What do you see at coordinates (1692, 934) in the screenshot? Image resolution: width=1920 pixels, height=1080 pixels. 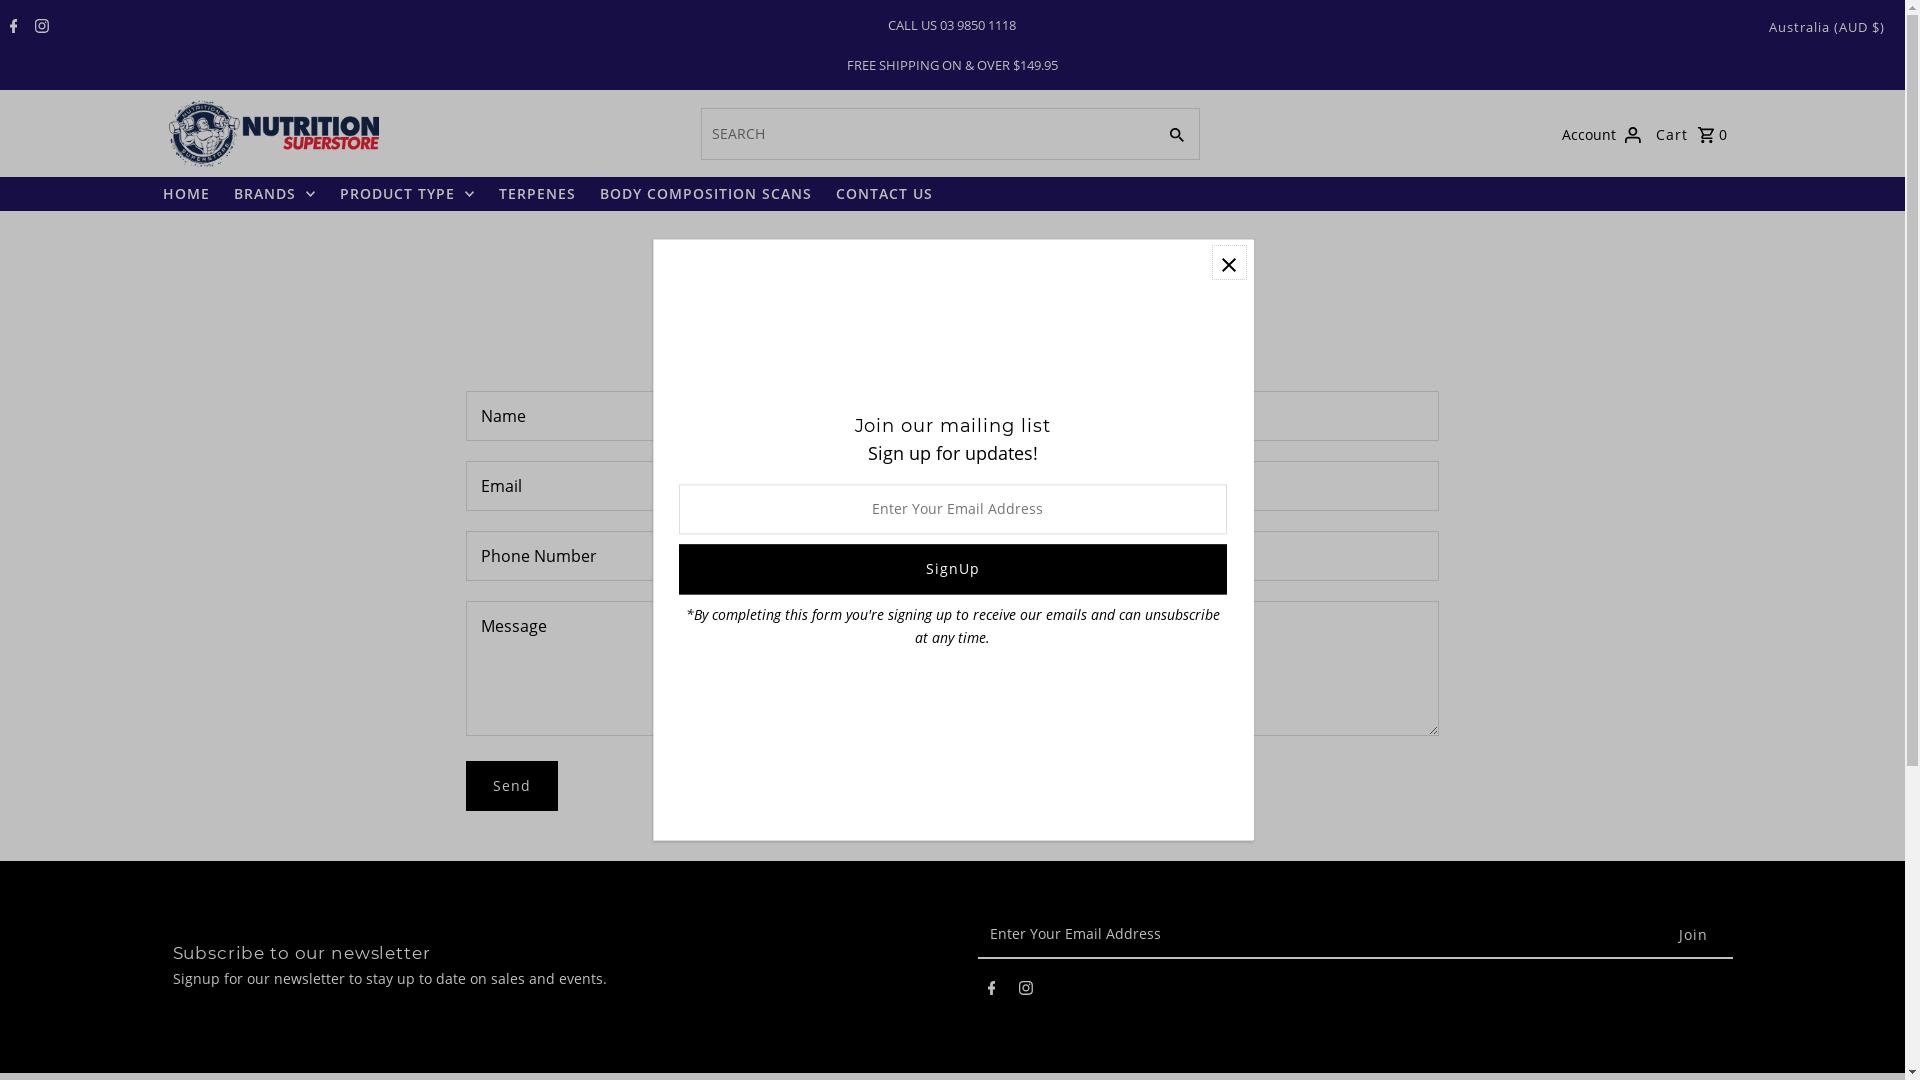 I see `'Join'` at bounding box center [1692, 934].